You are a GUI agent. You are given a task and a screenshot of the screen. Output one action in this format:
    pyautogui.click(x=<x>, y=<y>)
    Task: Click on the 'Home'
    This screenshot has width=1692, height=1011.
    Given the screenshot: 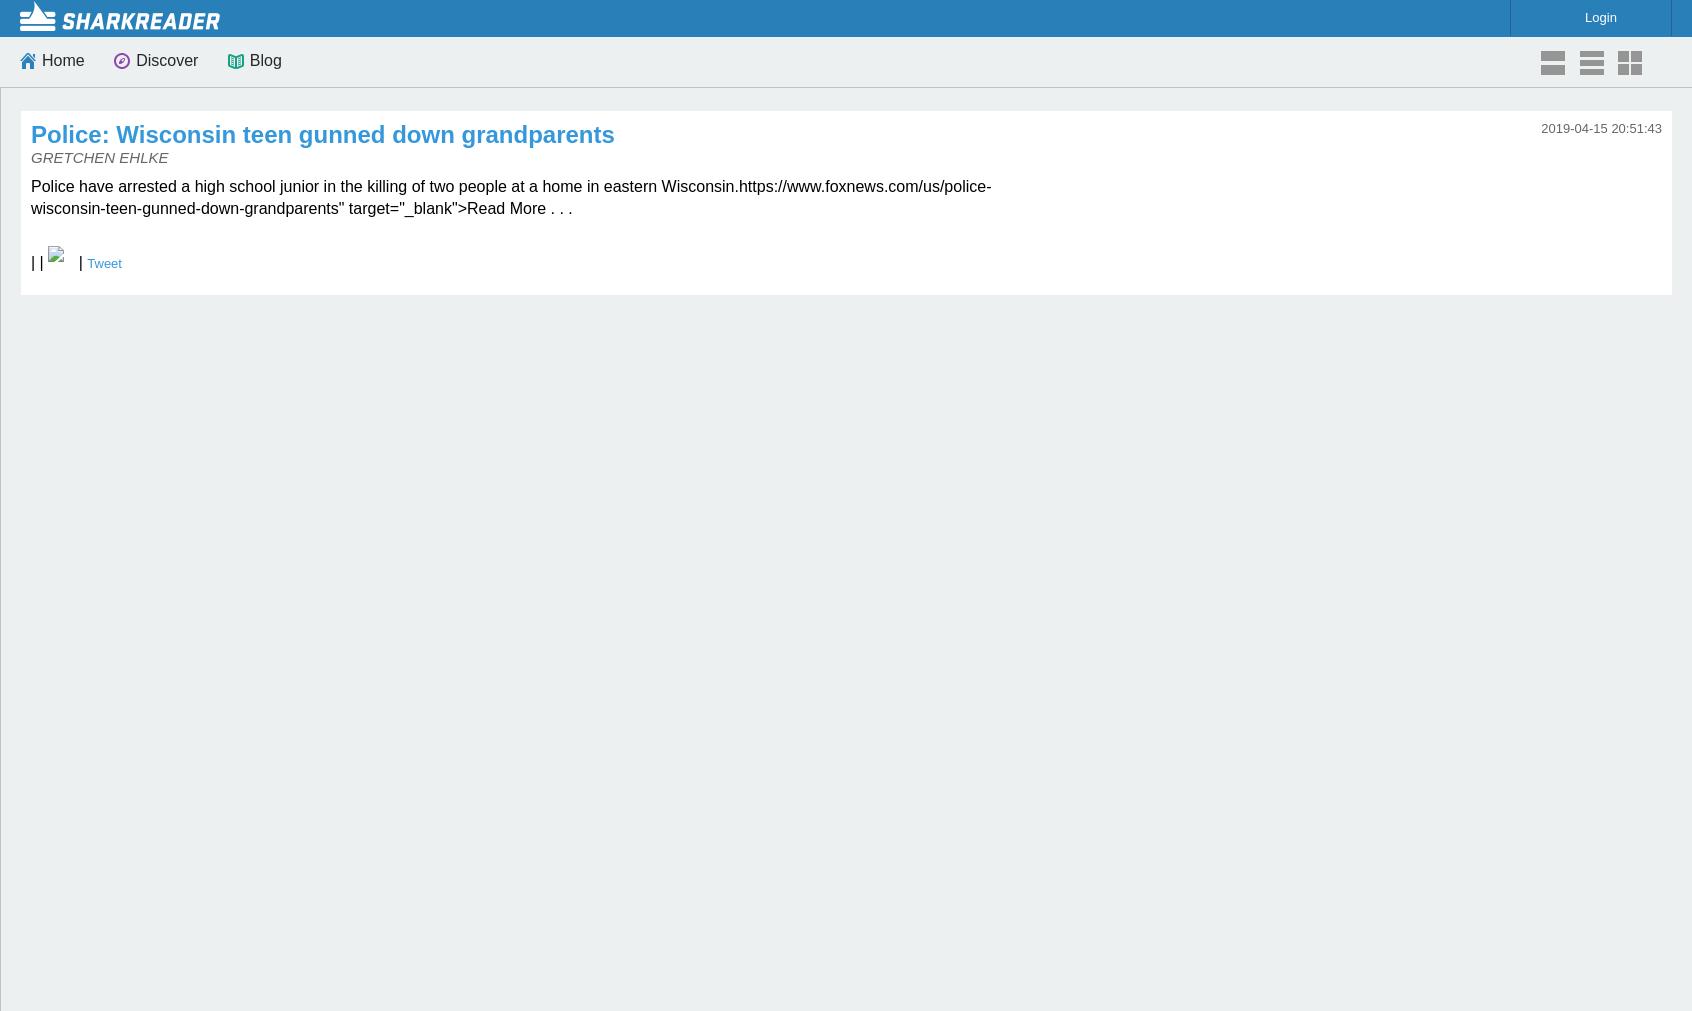 What is the action you would take?
    pyautogui.click(x=61, y=59)
    